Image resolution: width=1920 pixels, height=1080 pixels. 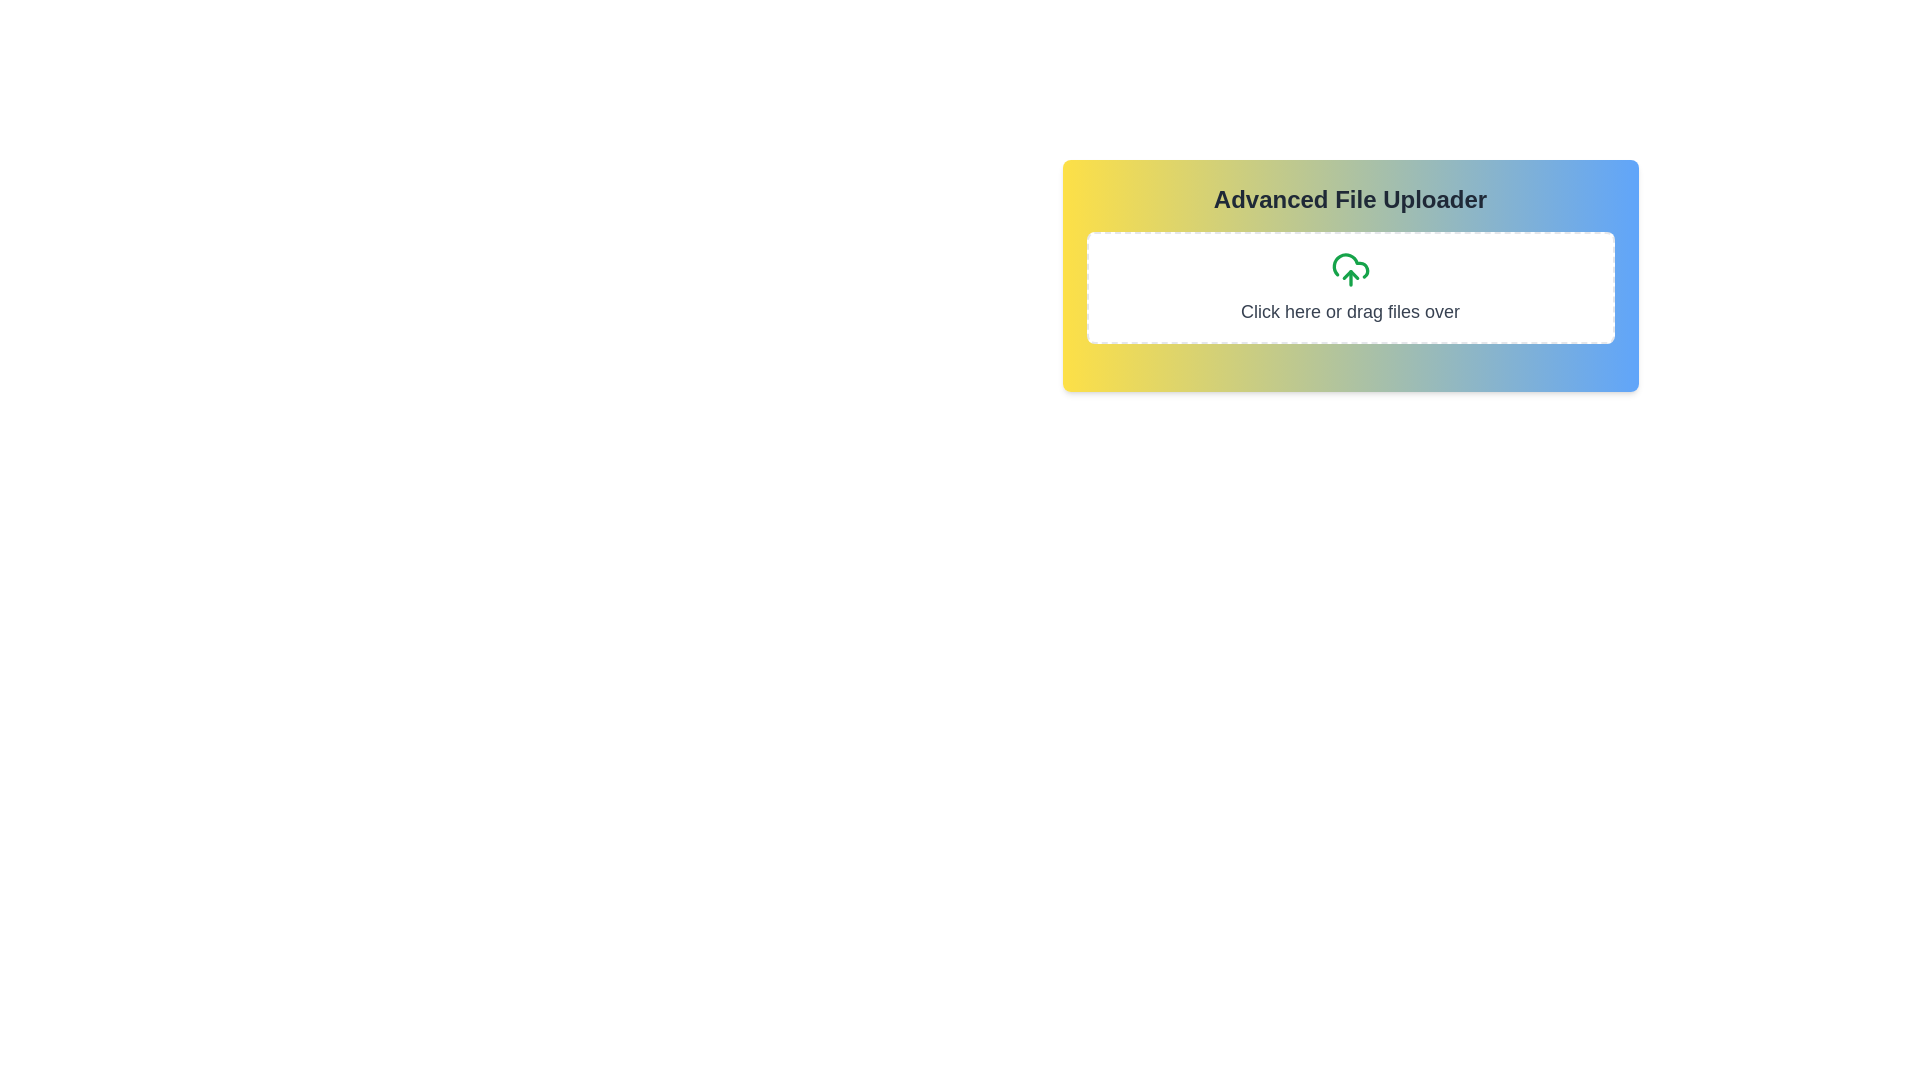 What do you see at coordinates (1350, 288) in the screenshot?
I see `the bordered rectangular File upload drop zone with a dashed border and a green cloud upload icon to initiate file selection` at bounding box center [1350, 288].